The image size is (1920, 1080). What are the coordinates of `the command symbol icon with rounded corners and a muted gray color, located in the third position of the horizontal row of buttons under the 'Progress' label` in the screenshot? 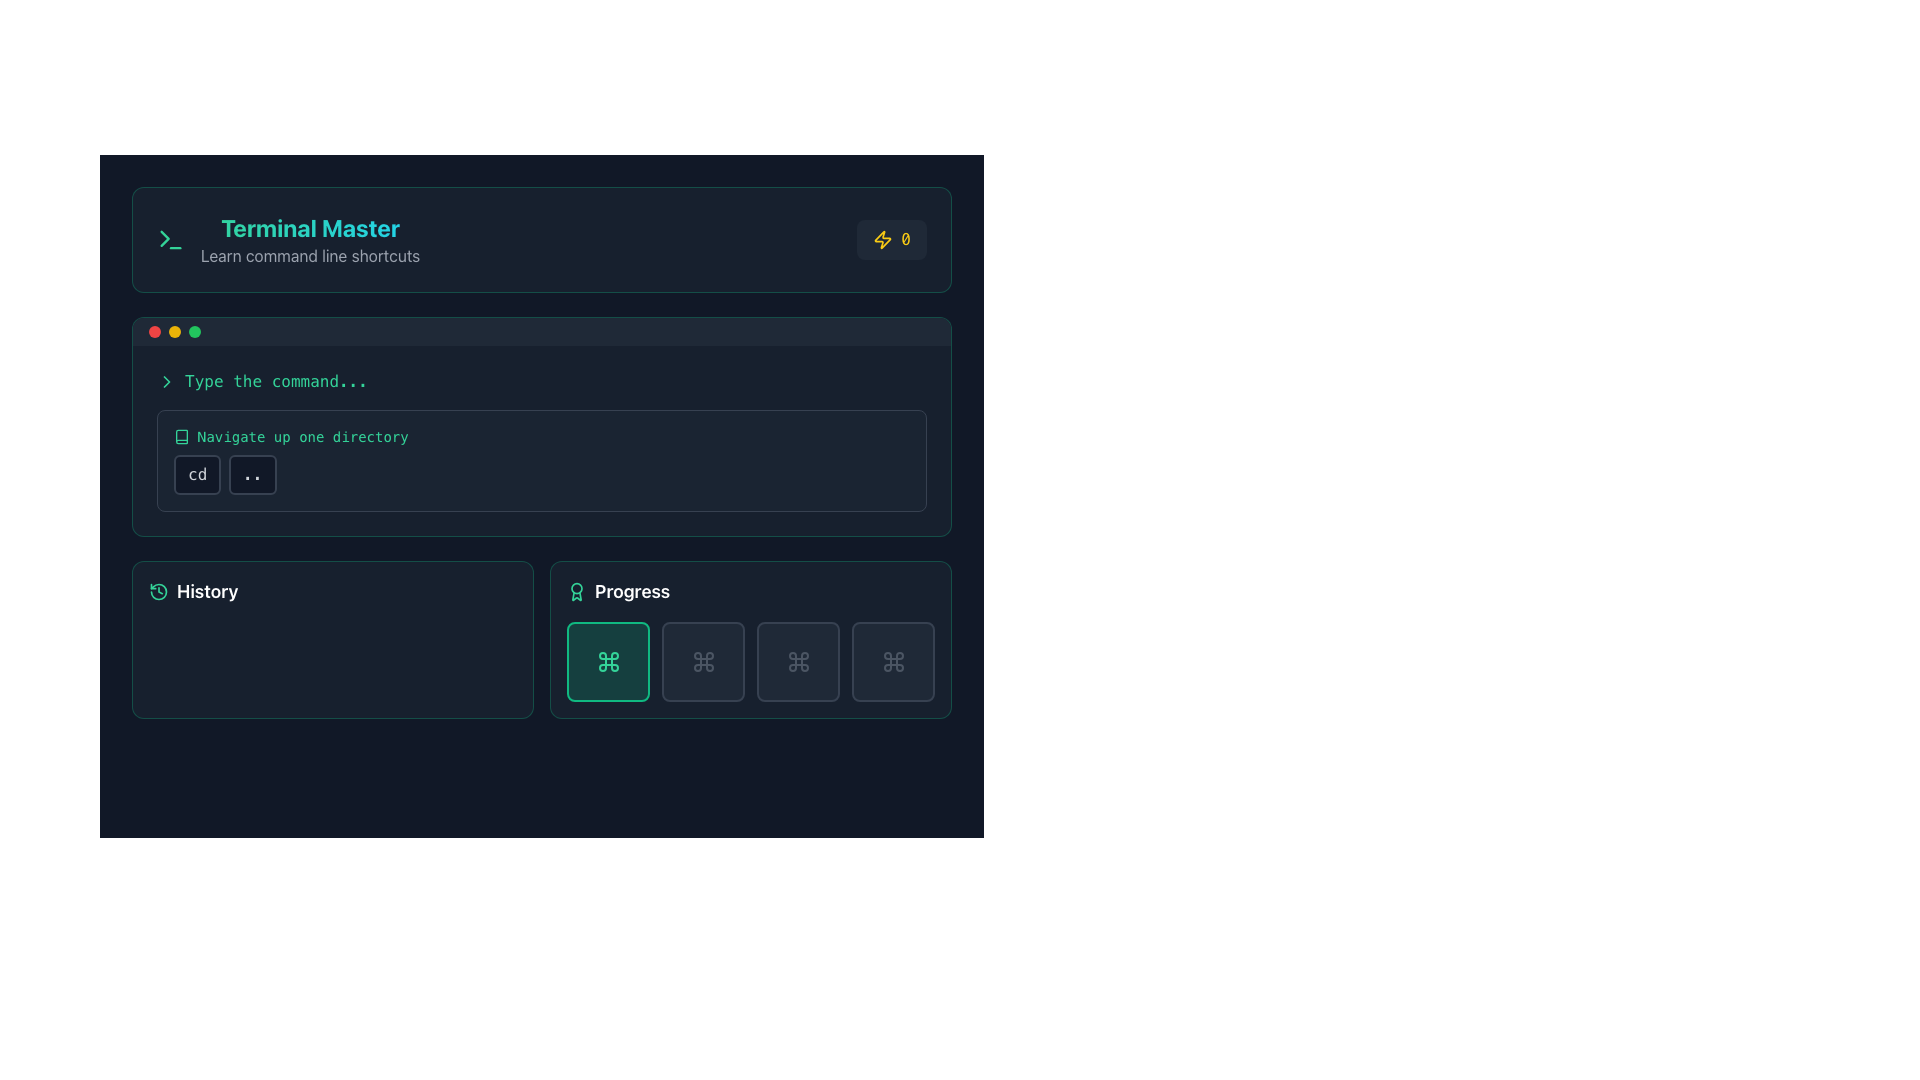 It's located at (797, 662).